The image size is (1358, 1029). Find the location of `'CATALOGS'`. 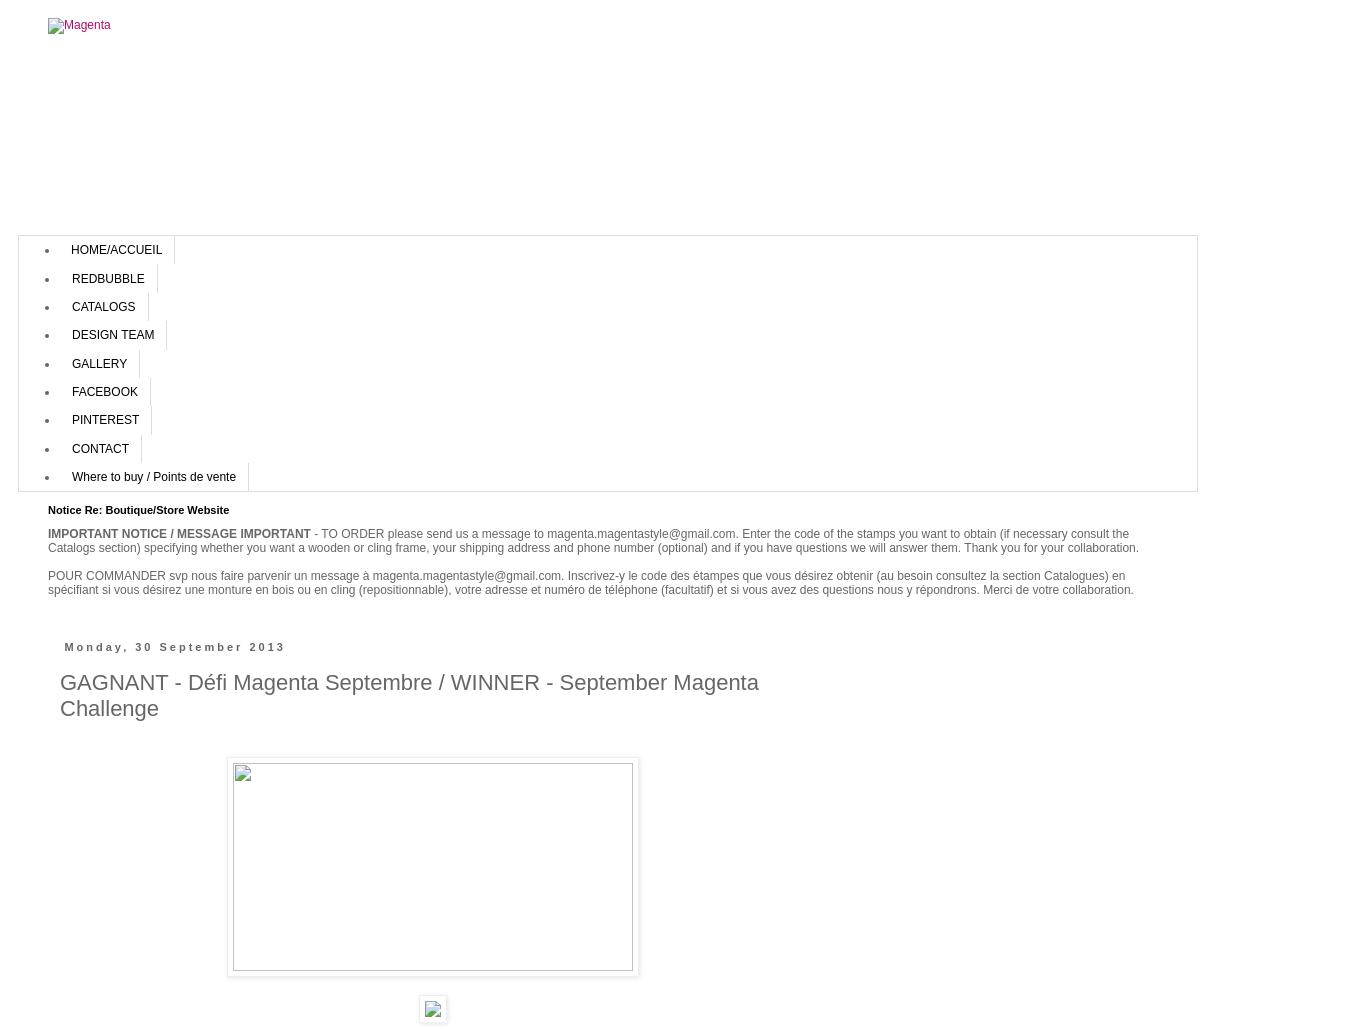

'CATALOGS' is located at coordinates (102, 306).